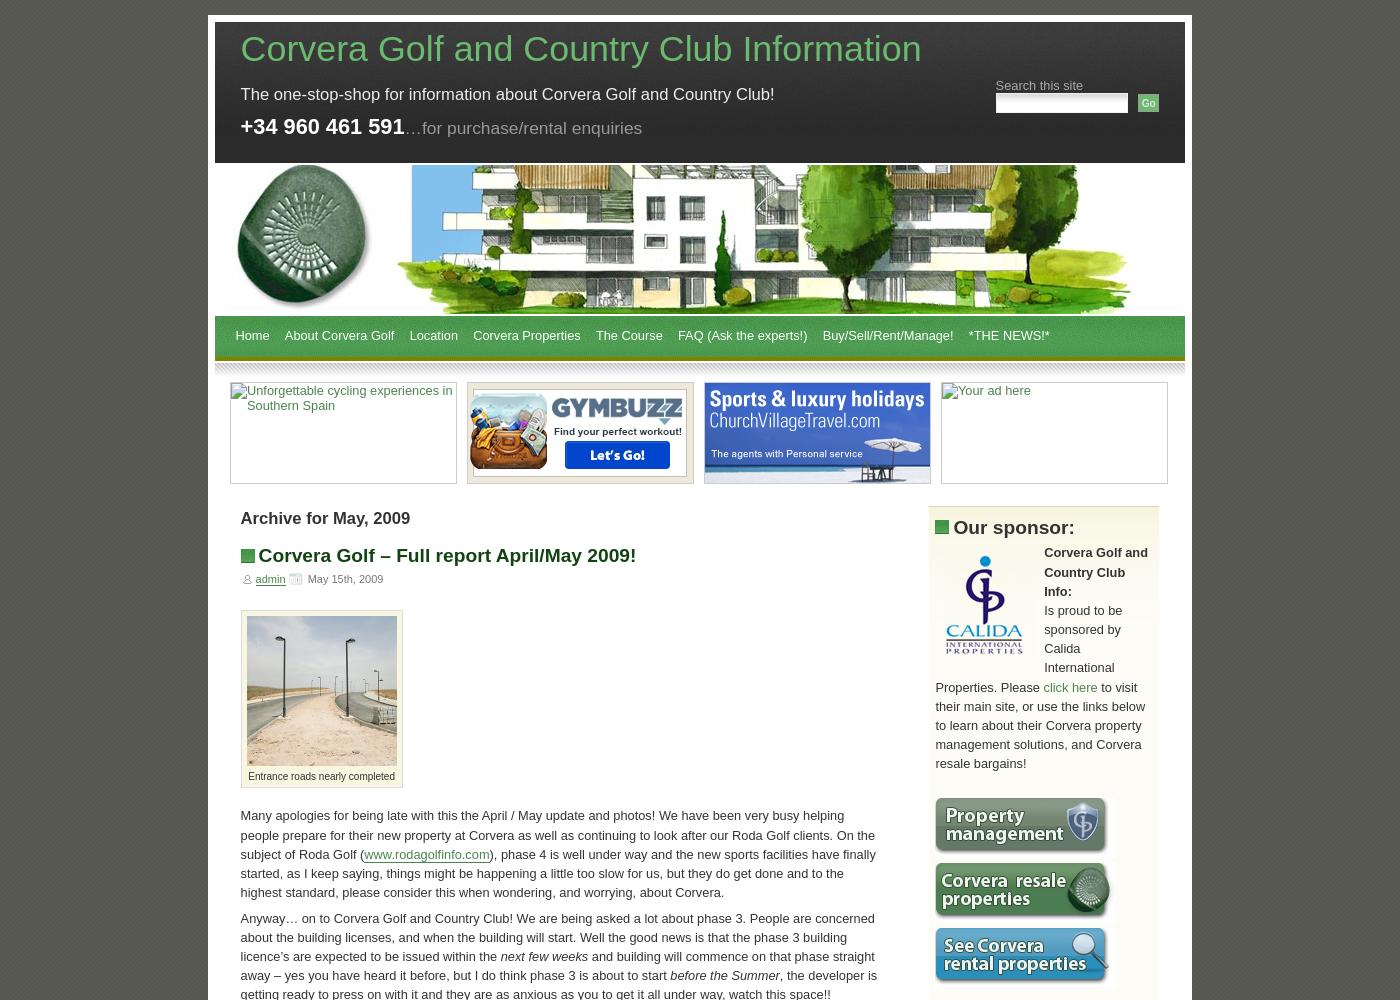 This screenshot has height=1000, width=1400. Describe the element at coordinates (447, 555) in the screenshot. I see `'Corvera Golf – Full report April/May 2009!'` at that location.